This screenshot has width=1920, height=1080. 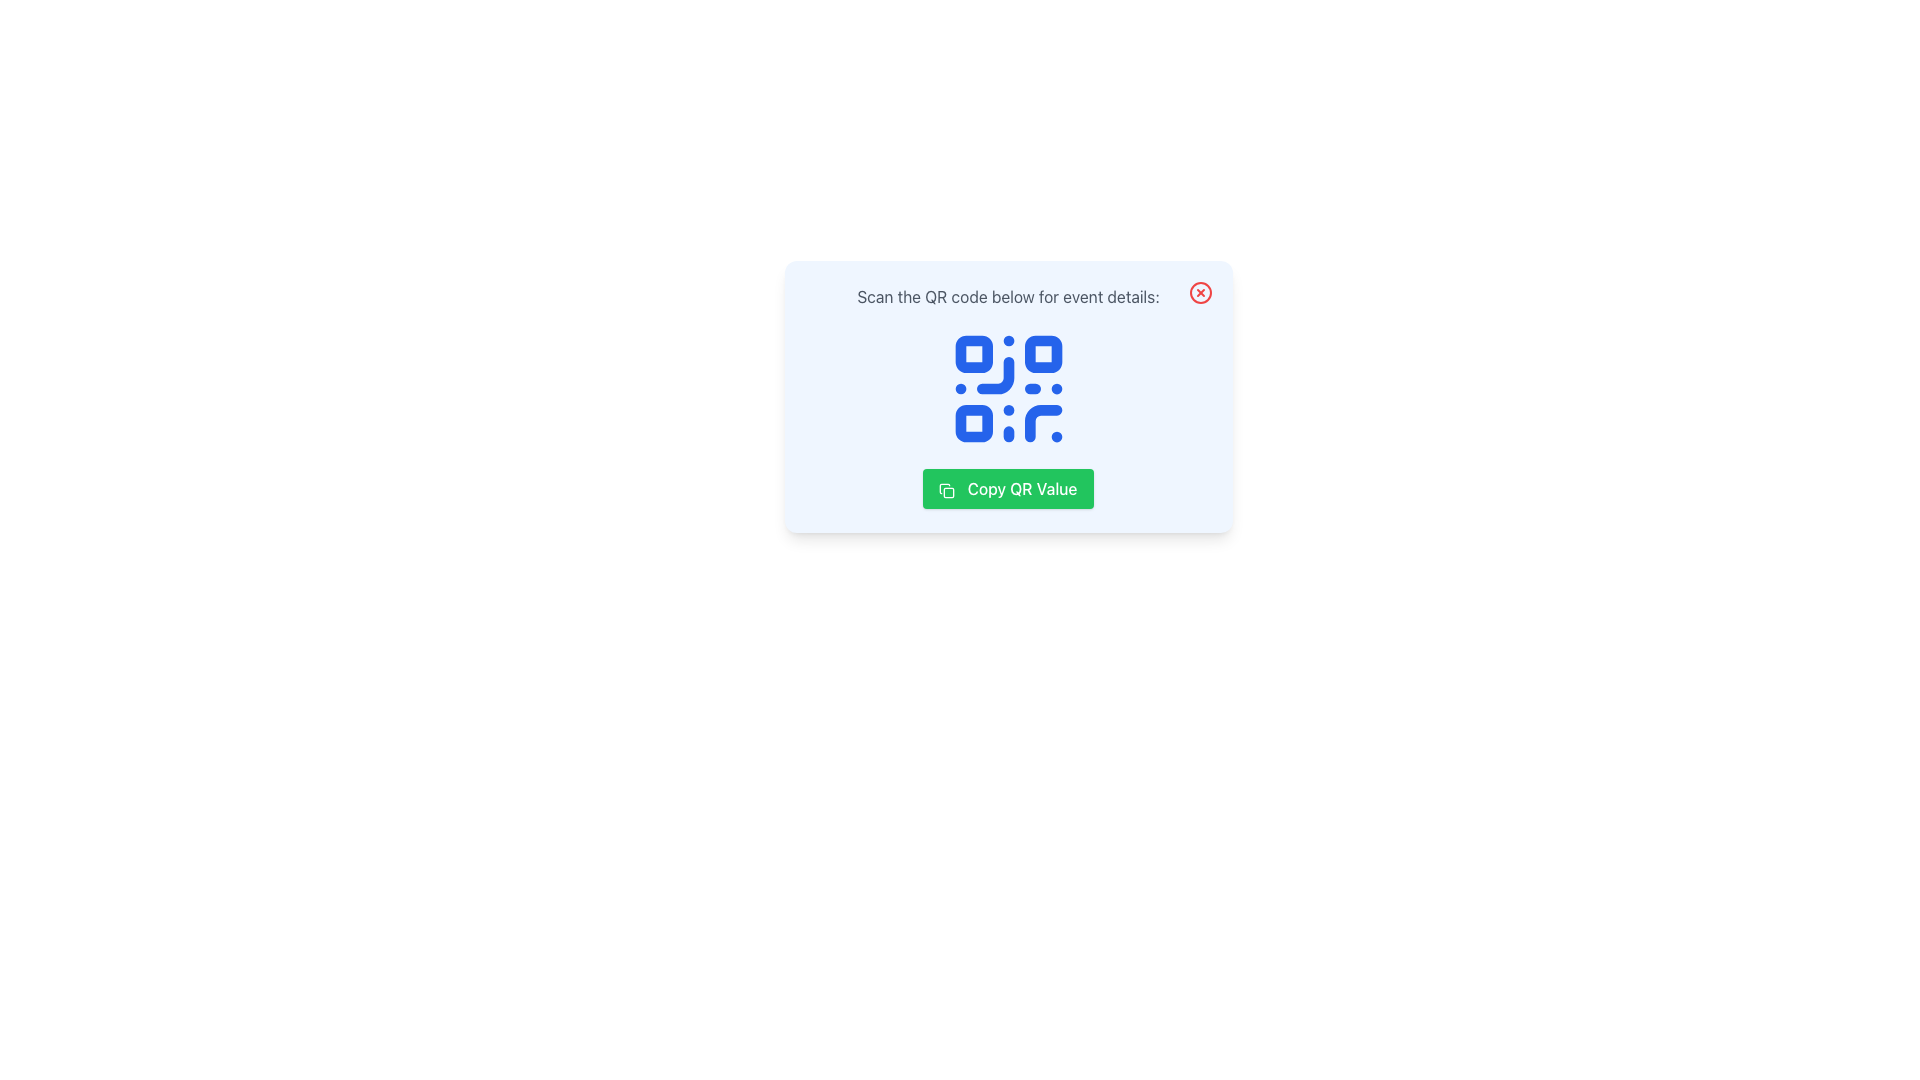 I want to click on the square graphical component located near the bottom-left area of the QR code, which contributes to its scannability and aesthetics, so click(x=973, y=422).